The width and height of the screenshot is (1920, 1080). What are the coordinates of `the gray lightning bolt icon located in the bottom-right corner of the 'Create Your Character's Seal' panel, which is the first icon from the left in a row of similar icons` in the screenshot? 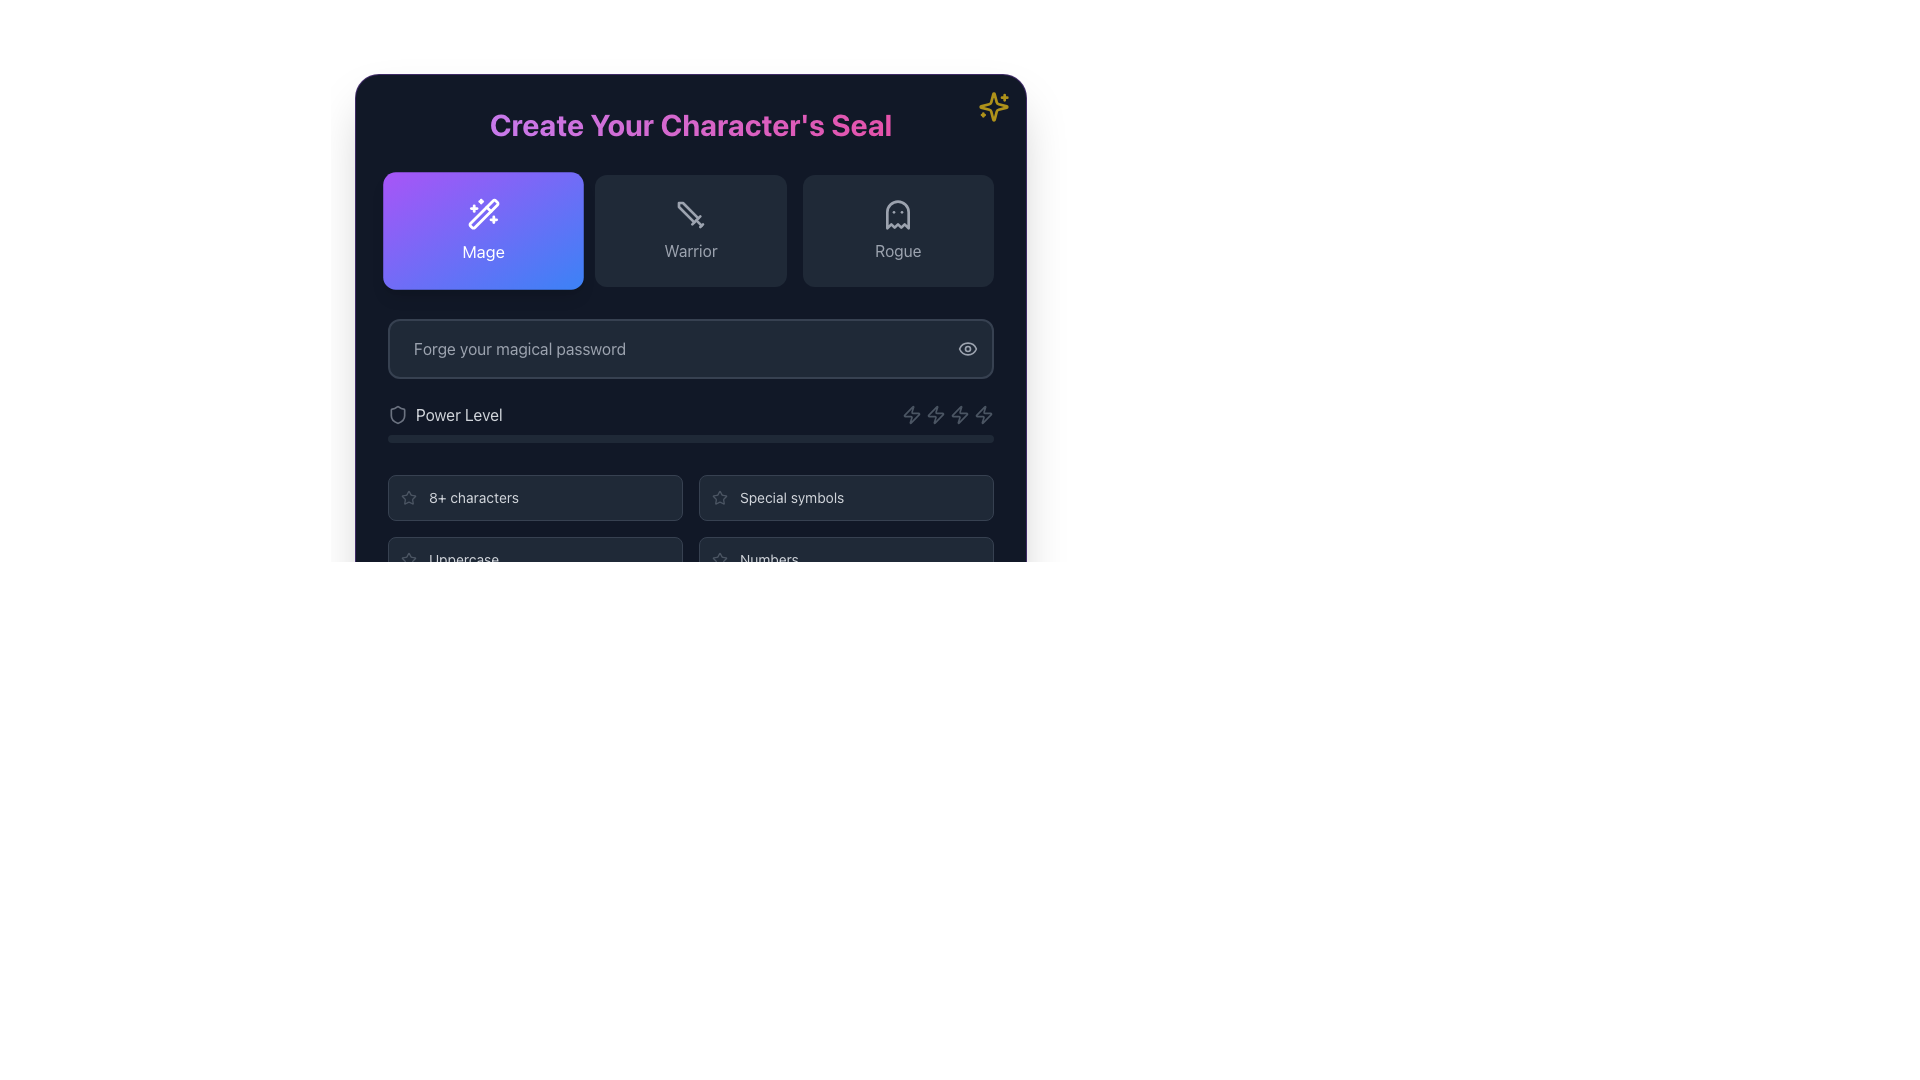 It's located at (911, 414).